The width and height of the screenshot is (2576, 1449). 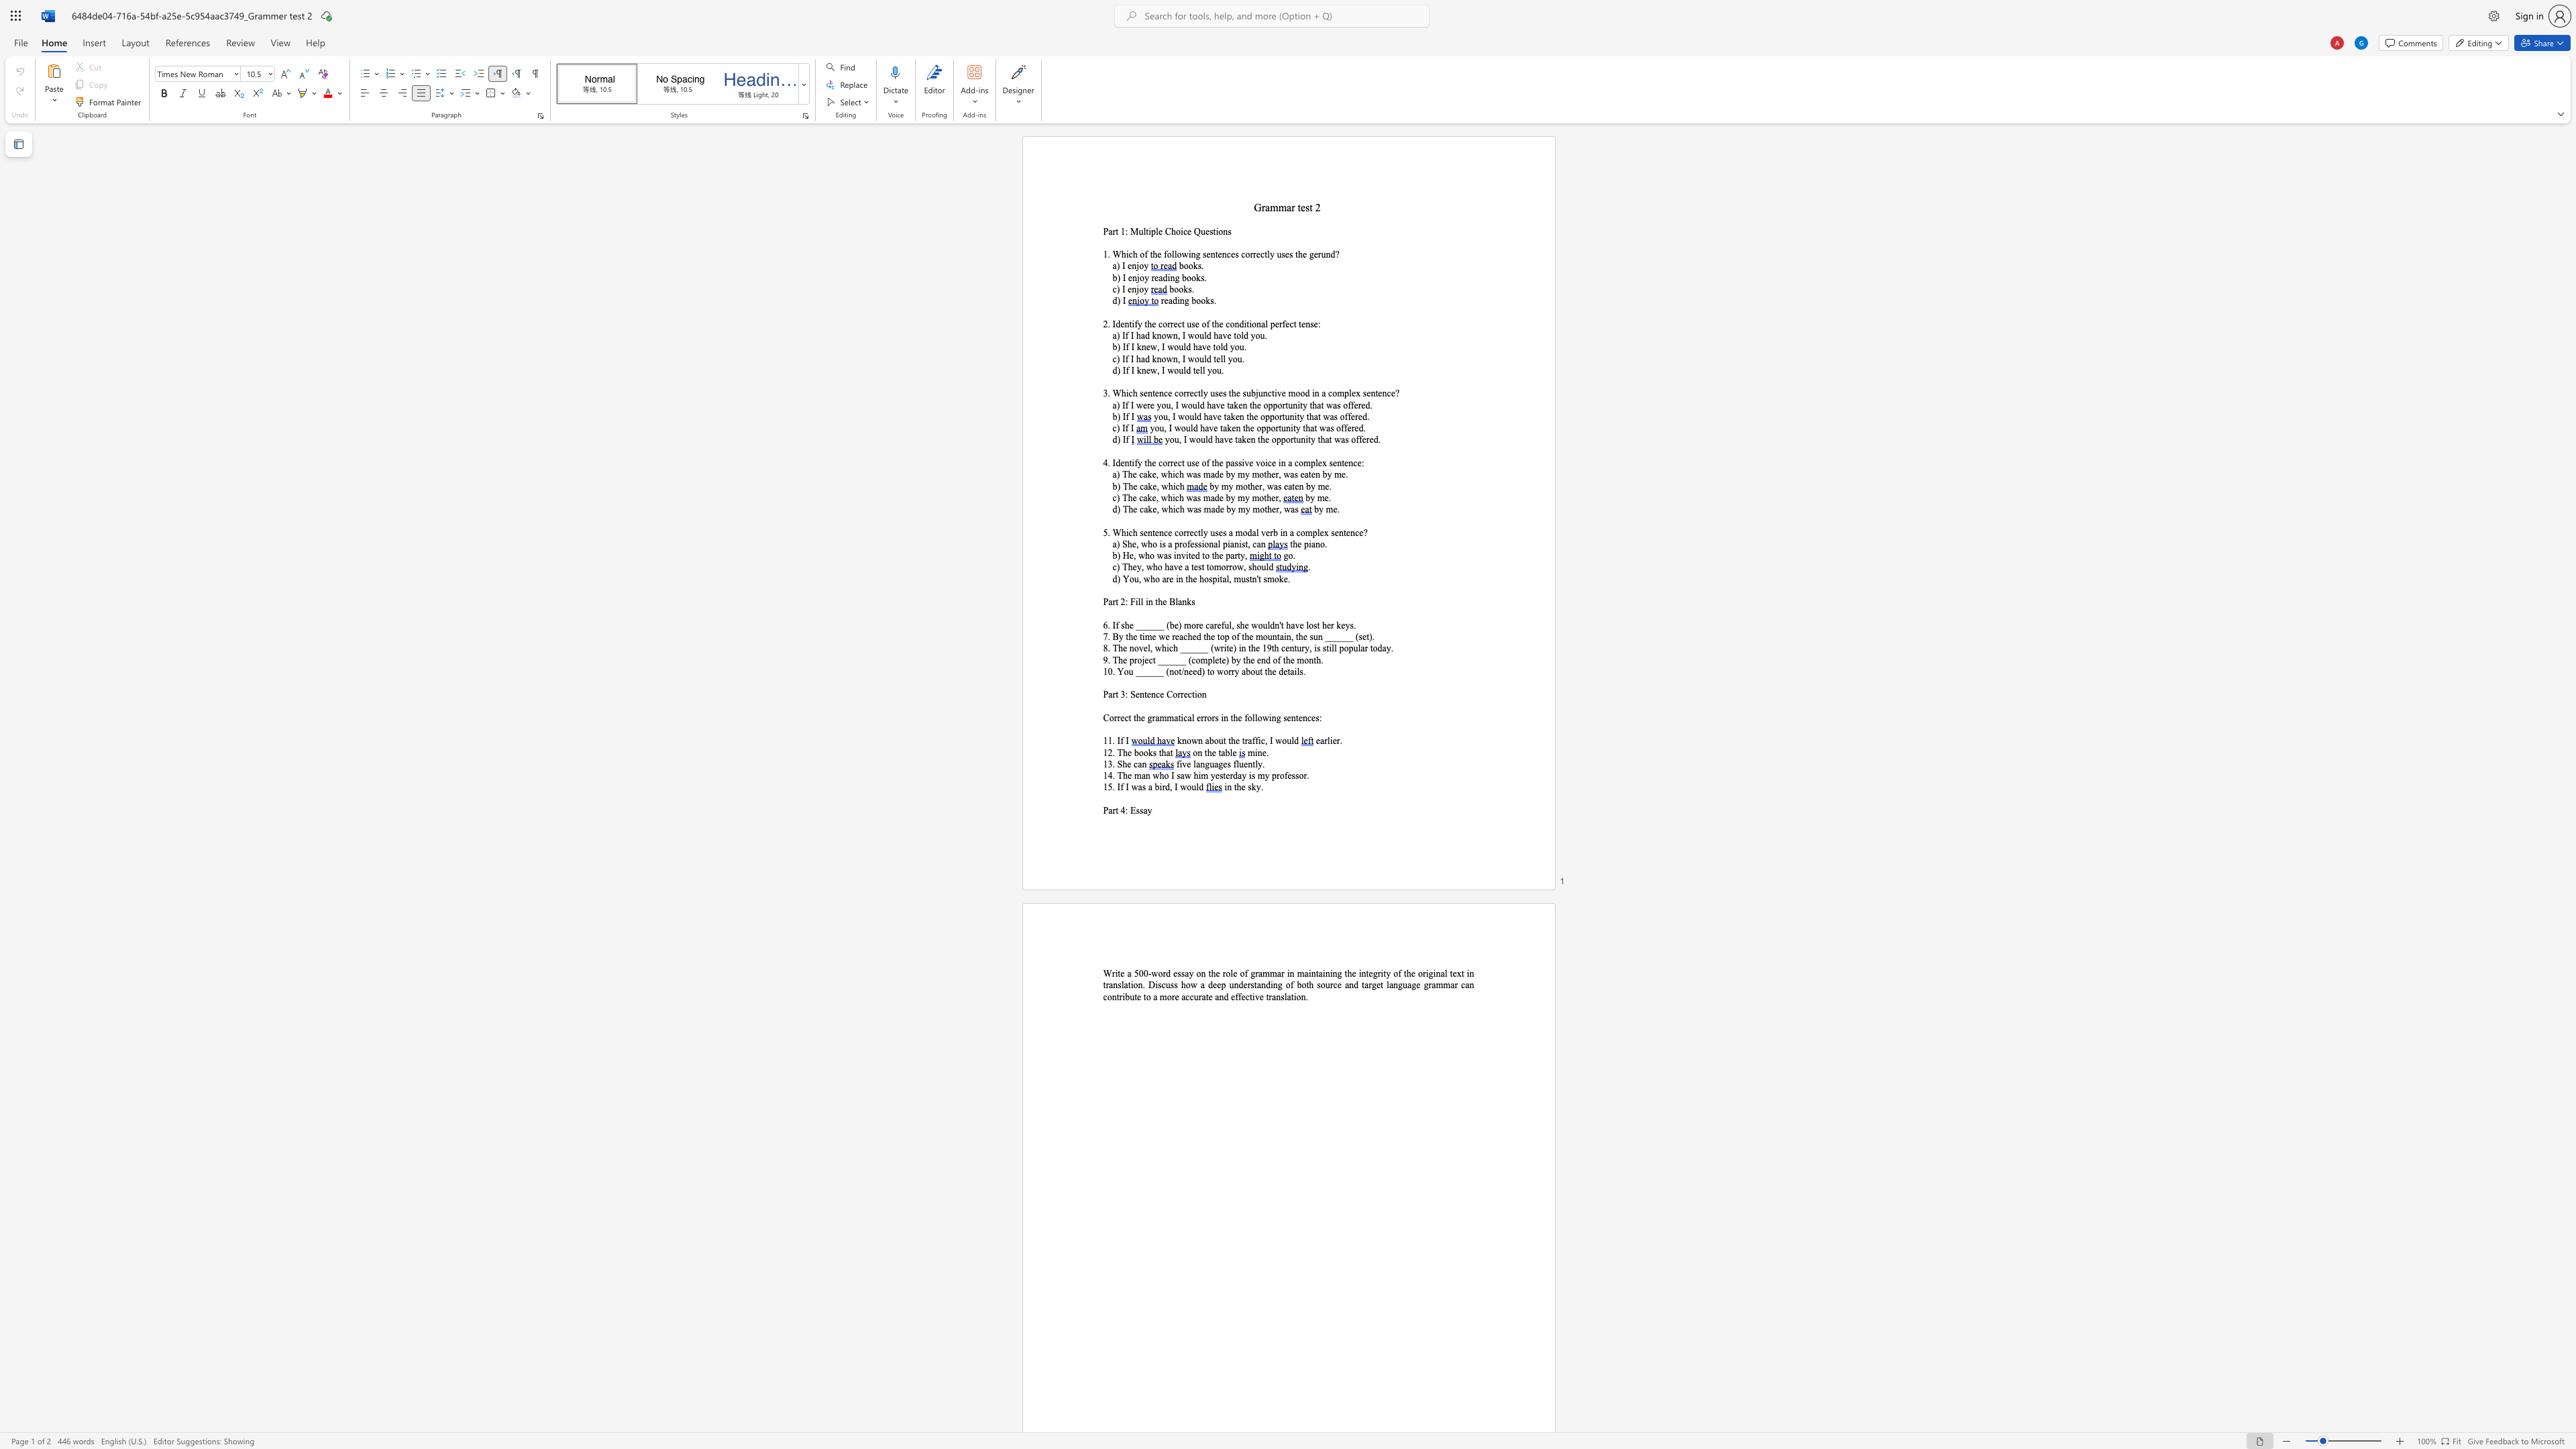 I want to click on the space between the continuous character "w" and "n" in the text, so click(x=1171, y=358).